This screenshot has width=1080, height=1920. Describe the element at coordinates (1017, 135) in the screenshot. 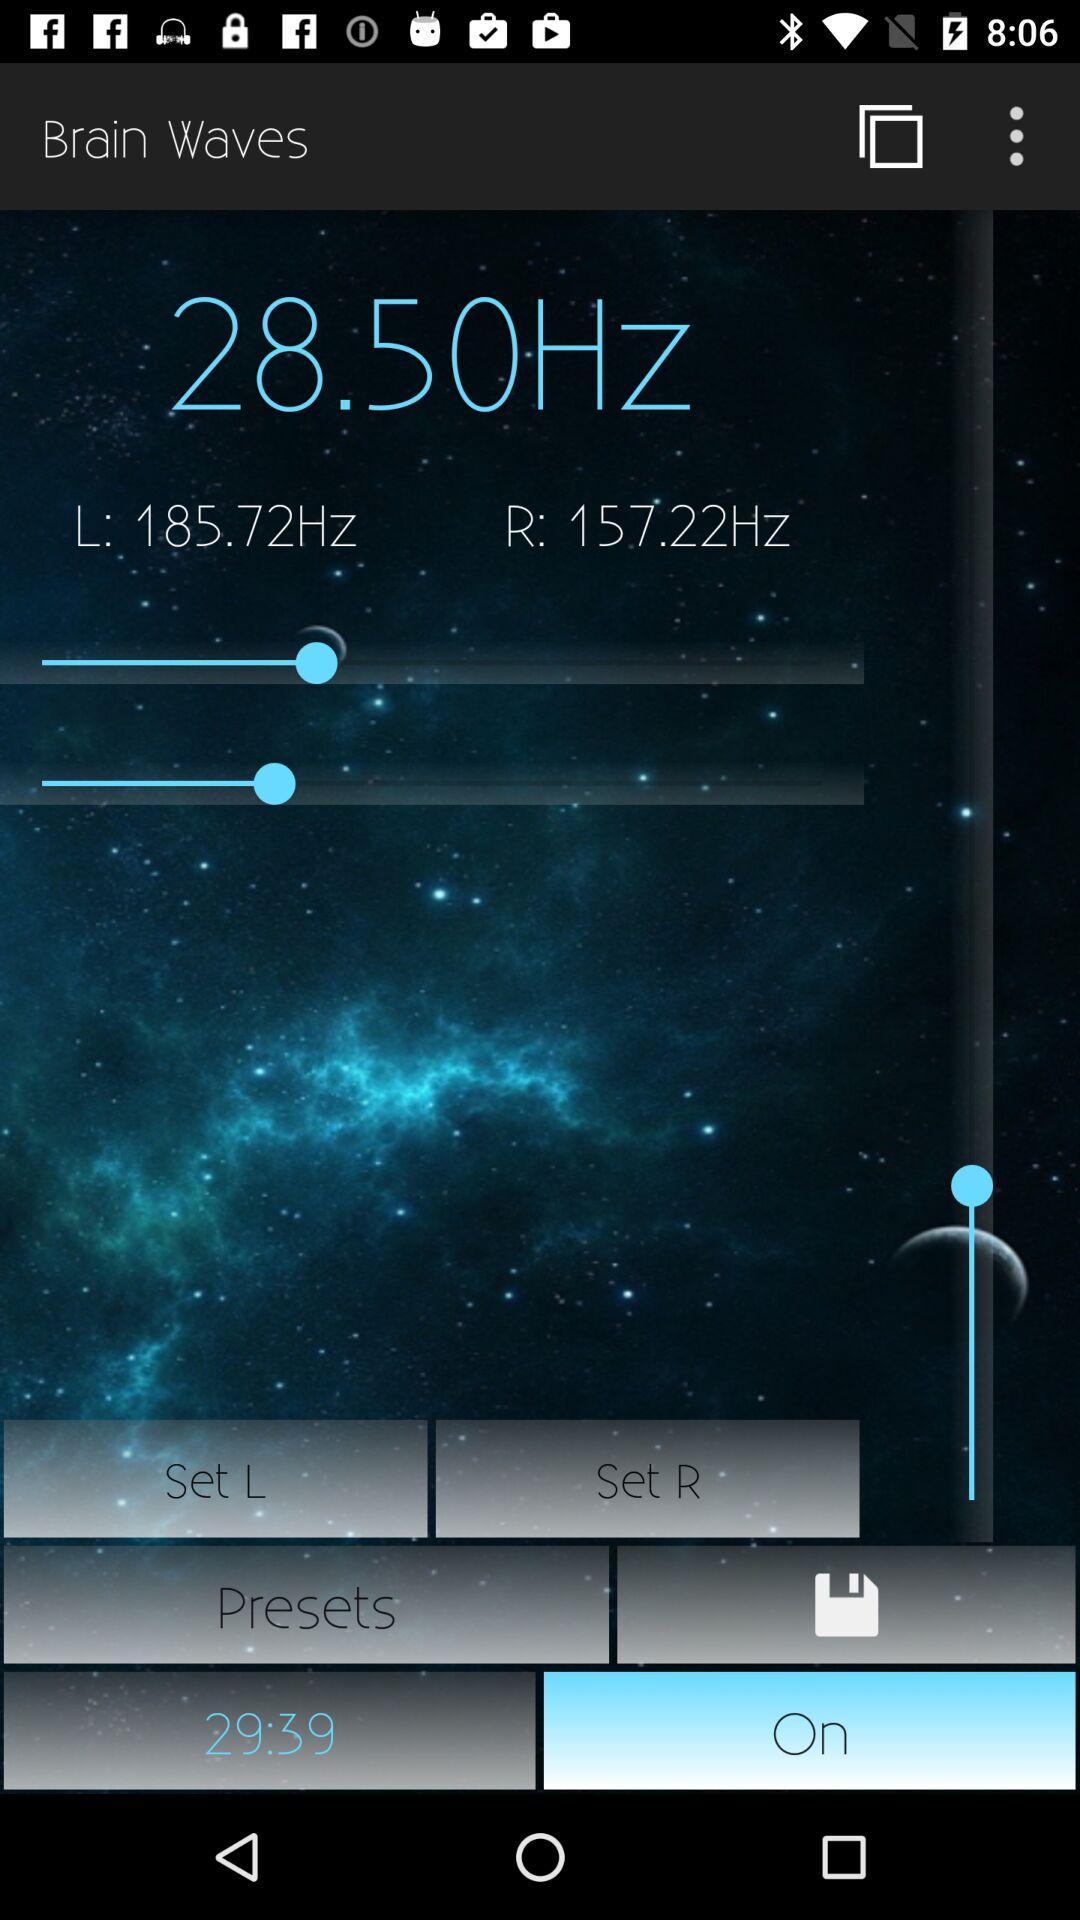

I see `more` at that location.